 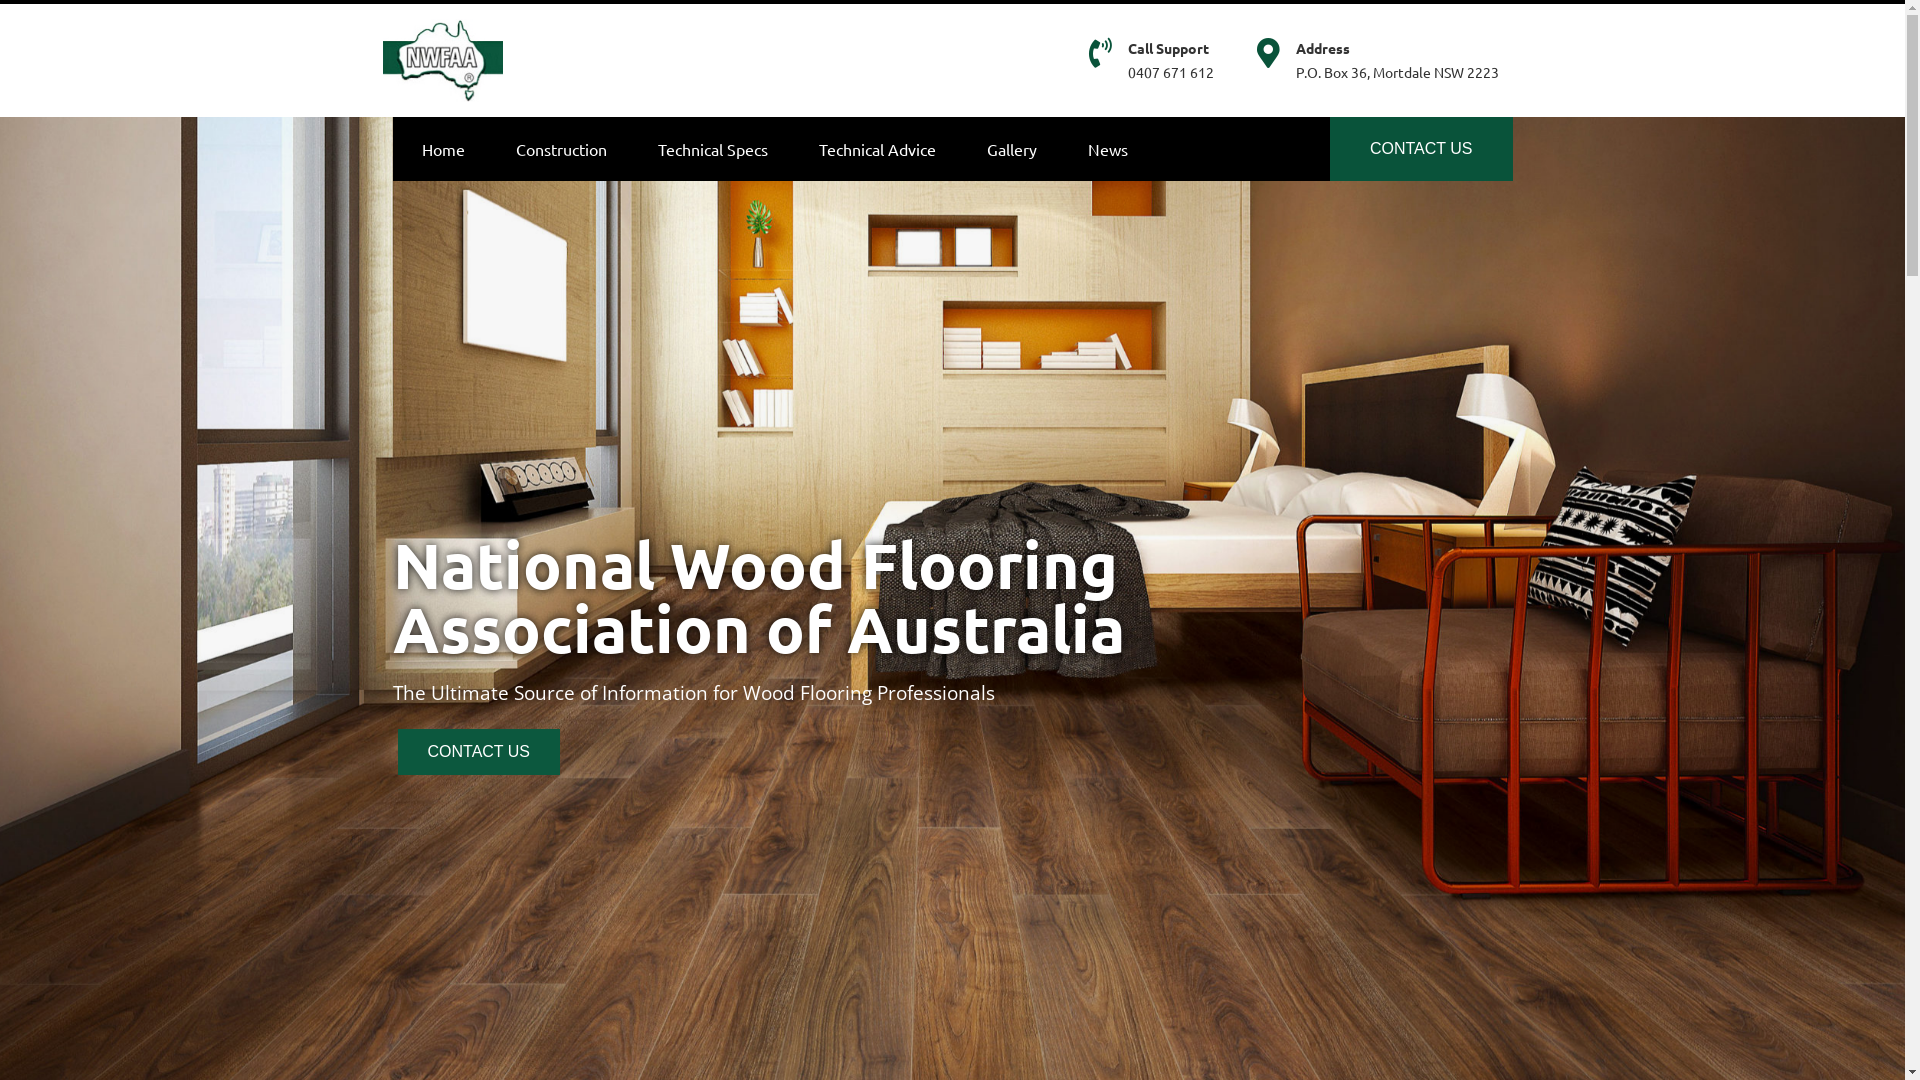 I want to click on 'Home', so click(x=401, y=146).